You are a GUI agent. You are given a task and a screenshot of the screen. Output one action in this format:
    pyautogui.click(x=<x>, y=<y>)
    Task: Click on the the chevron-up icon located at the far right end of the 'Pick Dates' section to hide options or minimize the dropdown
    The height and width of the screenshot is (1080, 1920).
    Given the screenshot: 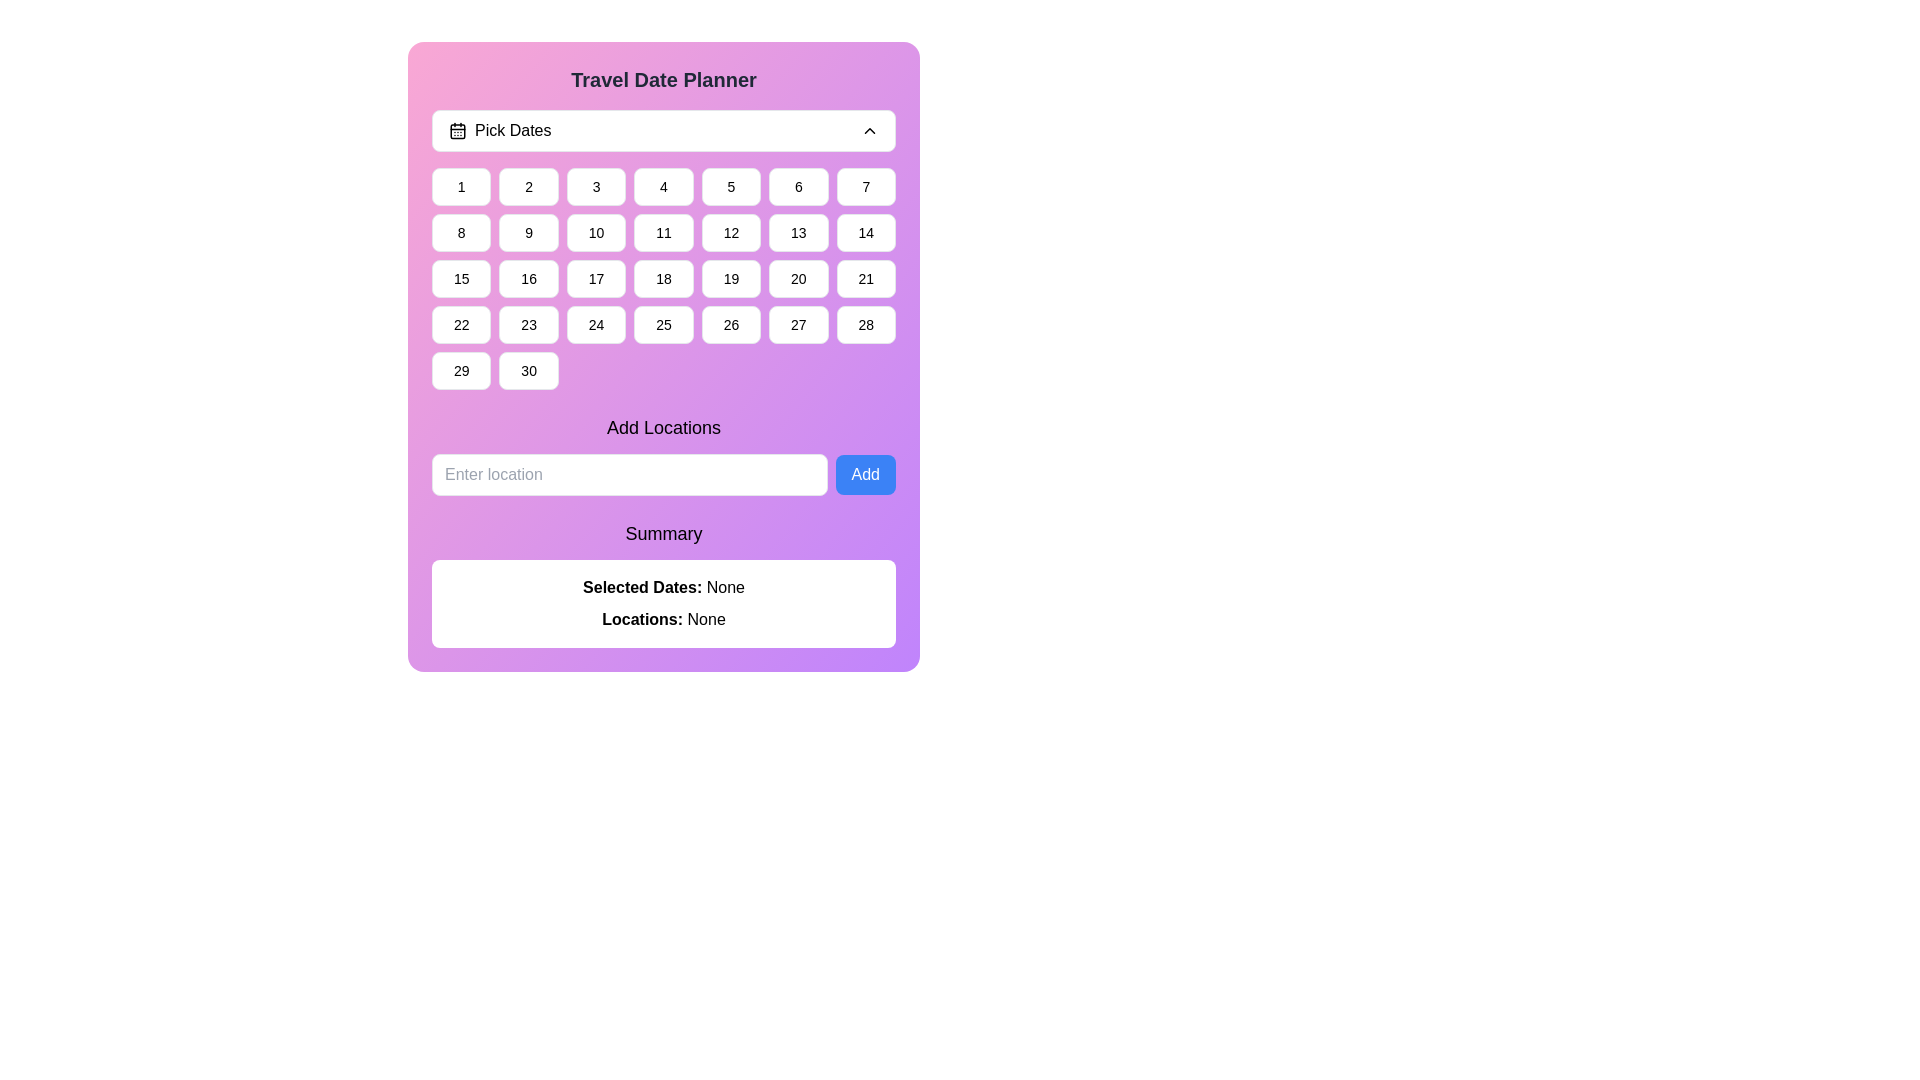 What is the action you would take?
    pyautogui.click(x=869, y=131)
    